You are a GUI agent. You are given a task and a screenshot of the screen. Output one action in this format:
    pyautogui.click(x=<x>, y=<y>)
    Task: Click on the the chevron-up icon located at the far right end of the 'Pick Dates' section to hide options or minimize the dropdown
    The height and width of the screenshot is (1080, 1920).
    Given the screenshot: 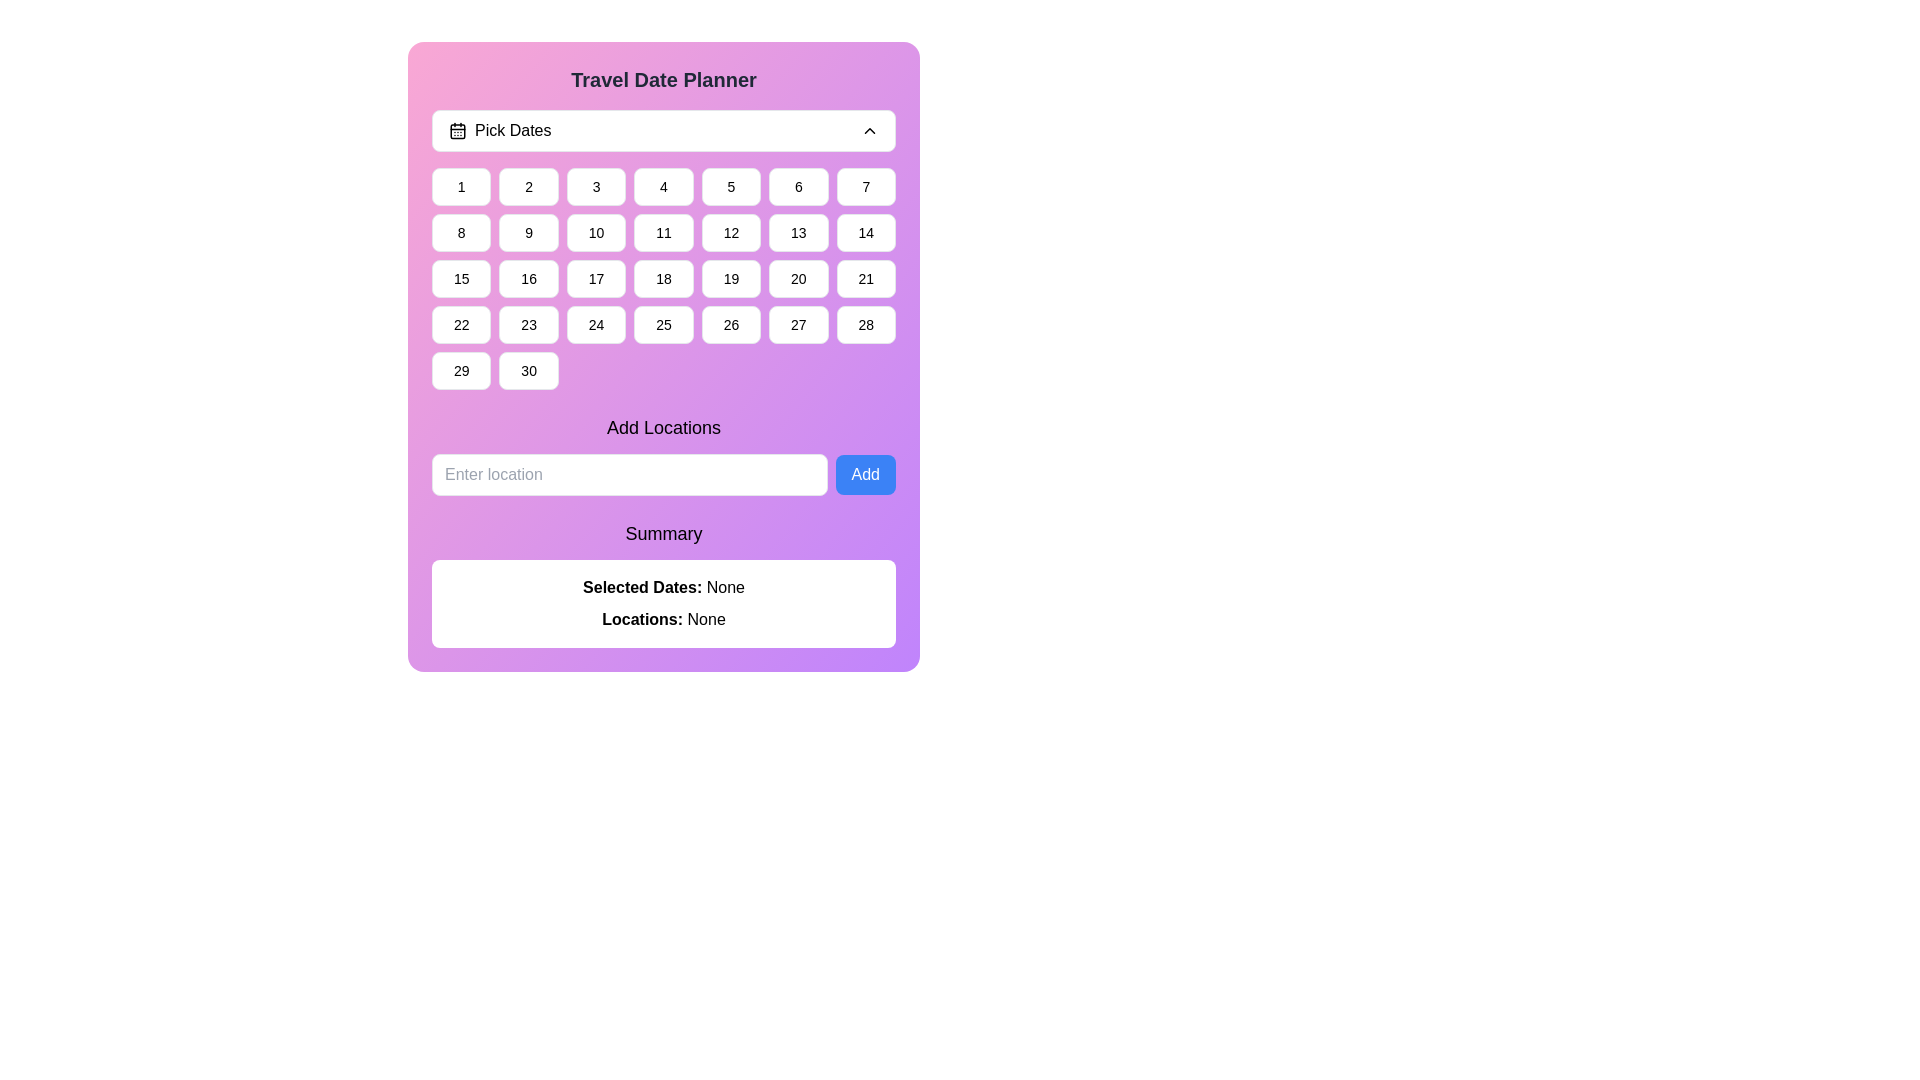 What is the action you would take?
    pyautogui.click(x=869, y=131)
    